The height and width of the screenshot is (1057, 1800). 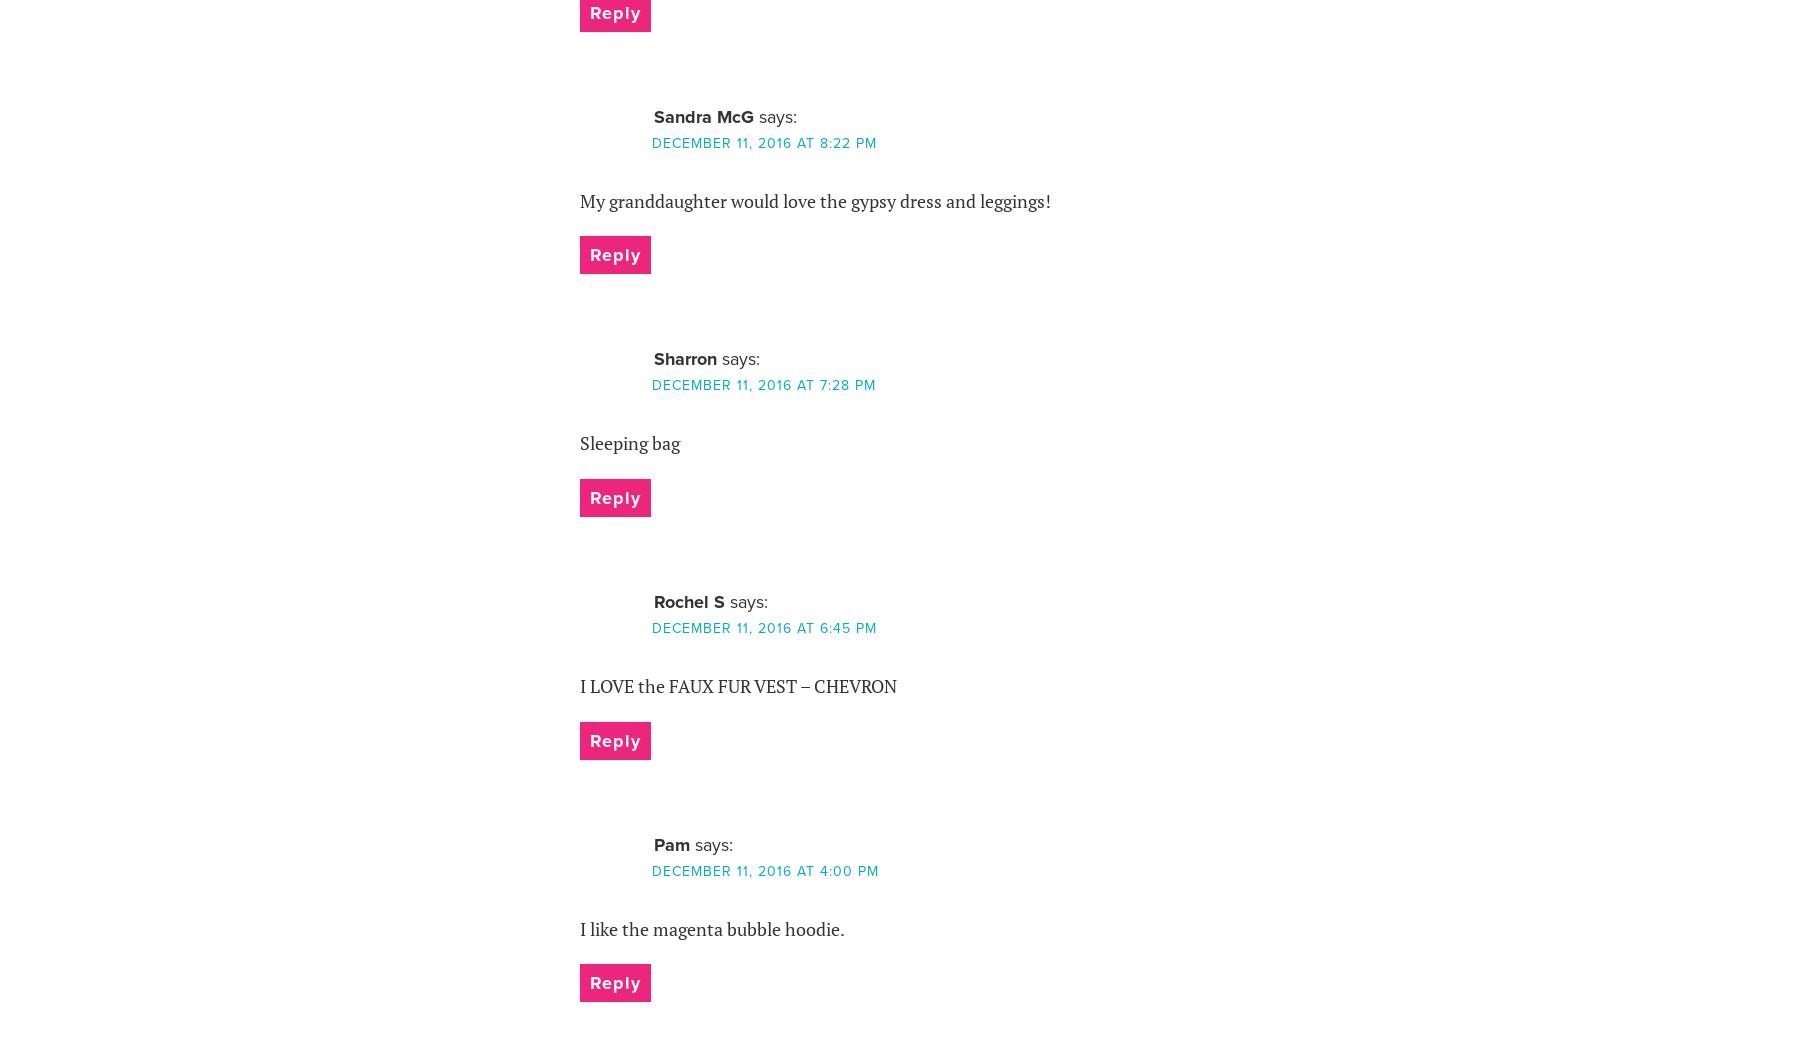 I want to click on 'Pam', so click(x=653, y=843).